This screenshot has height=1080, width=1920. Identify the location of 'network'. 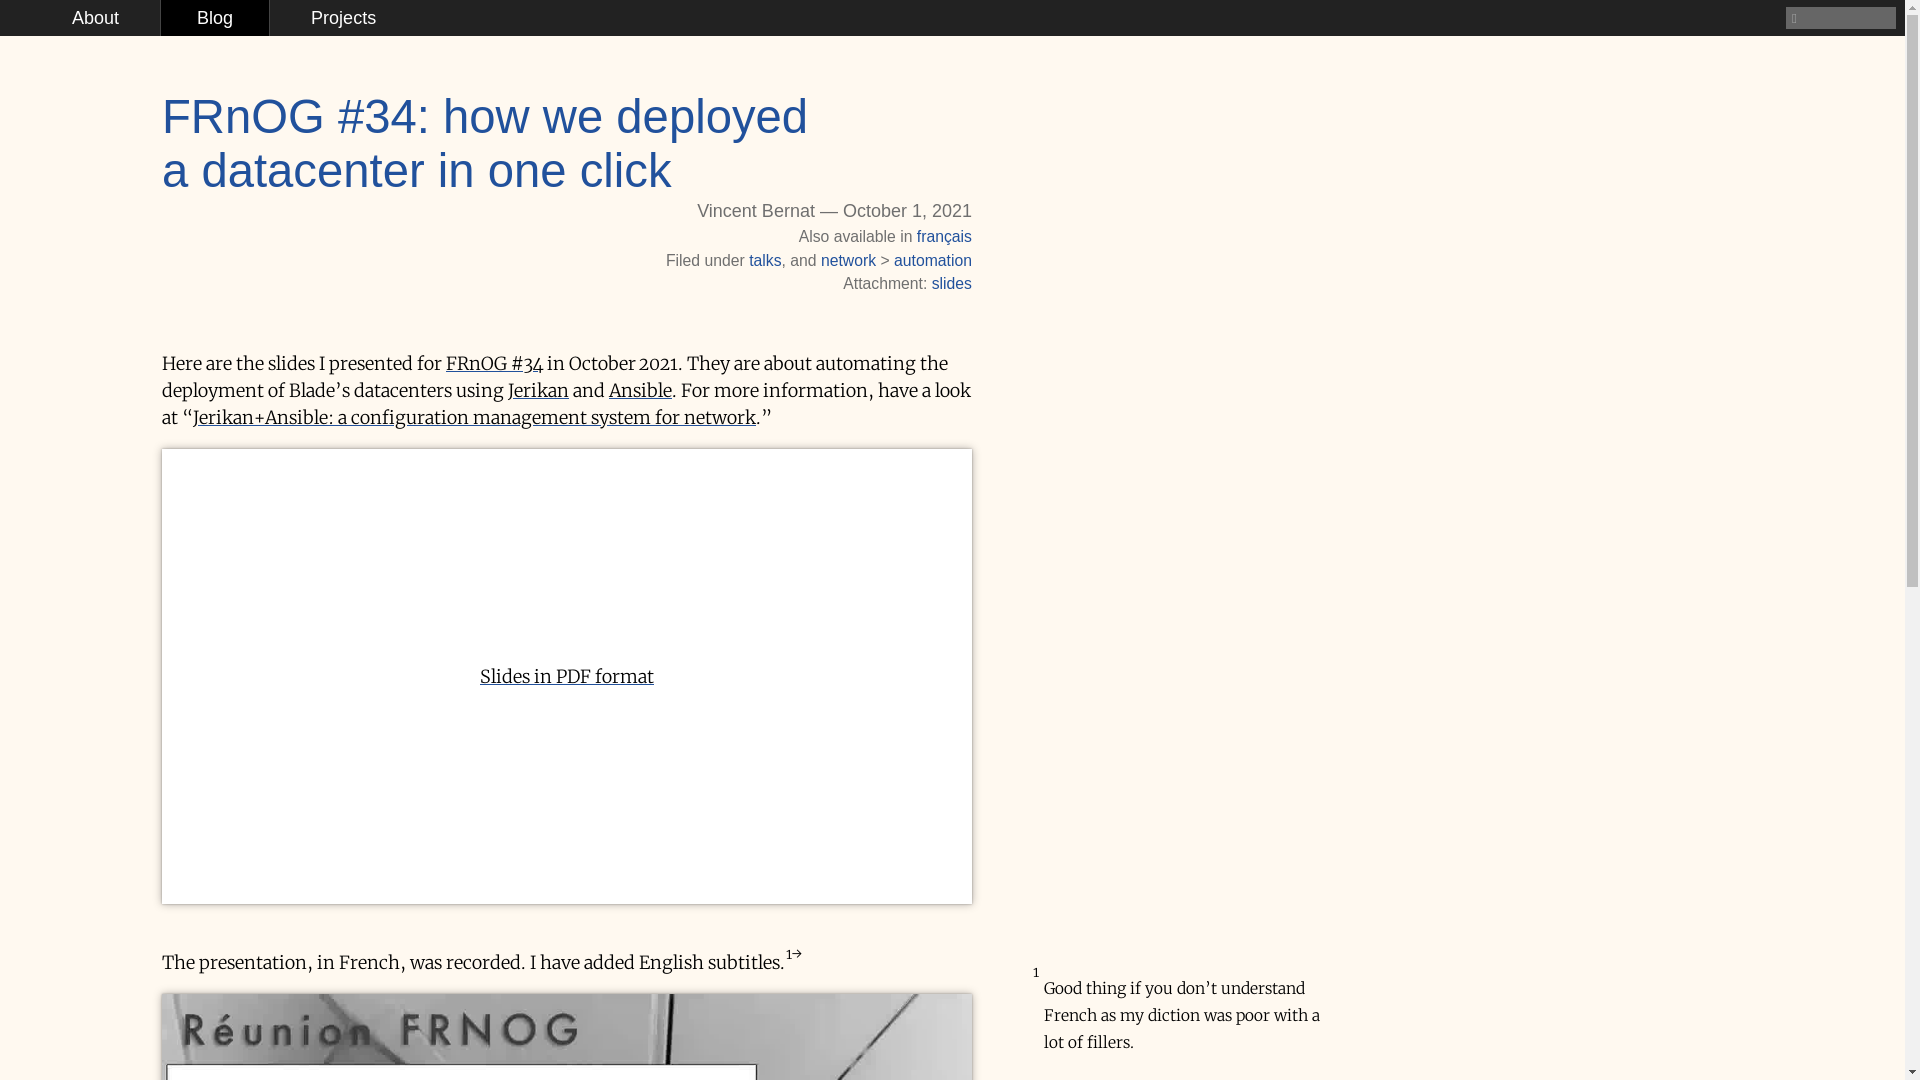
(848, 259).